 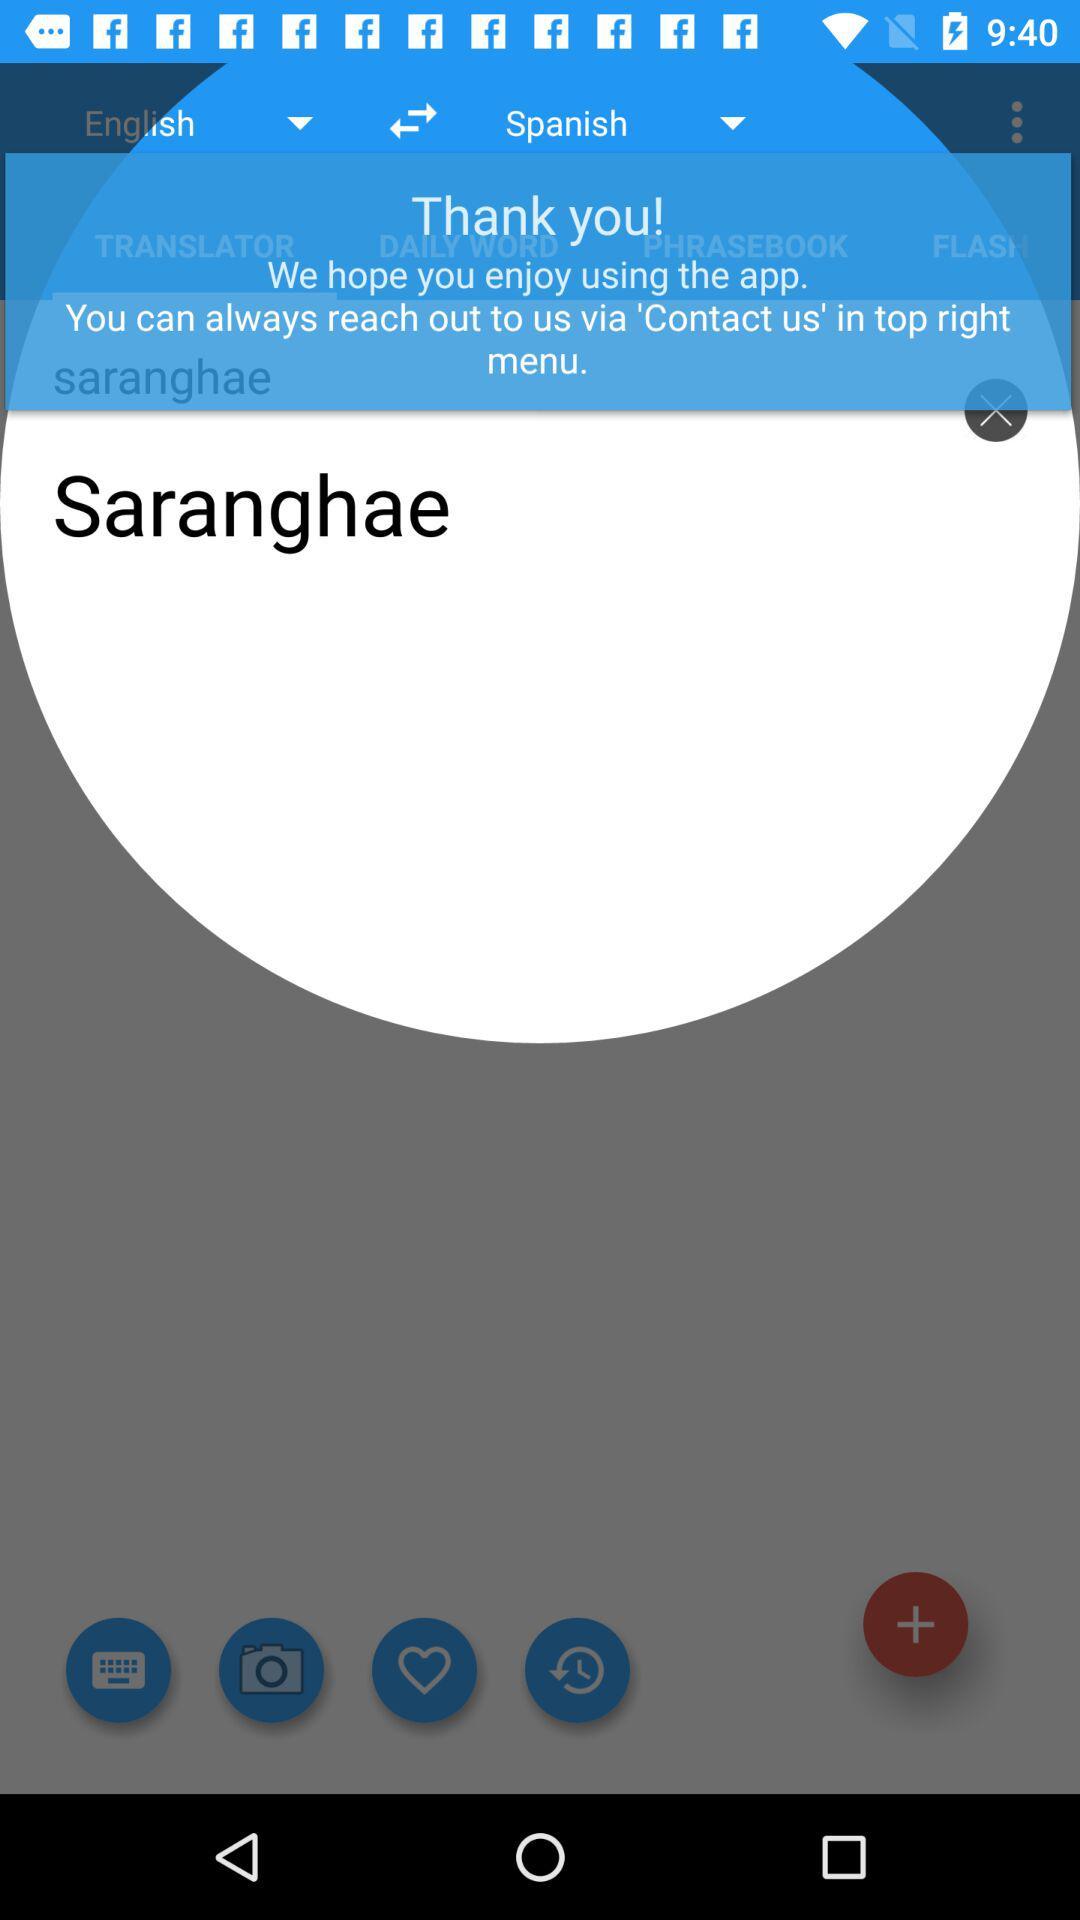 What do you see at coordinates (423, 1670) in the screenshot?
I see `the favorite icon` at bounding box center [423, 1670].